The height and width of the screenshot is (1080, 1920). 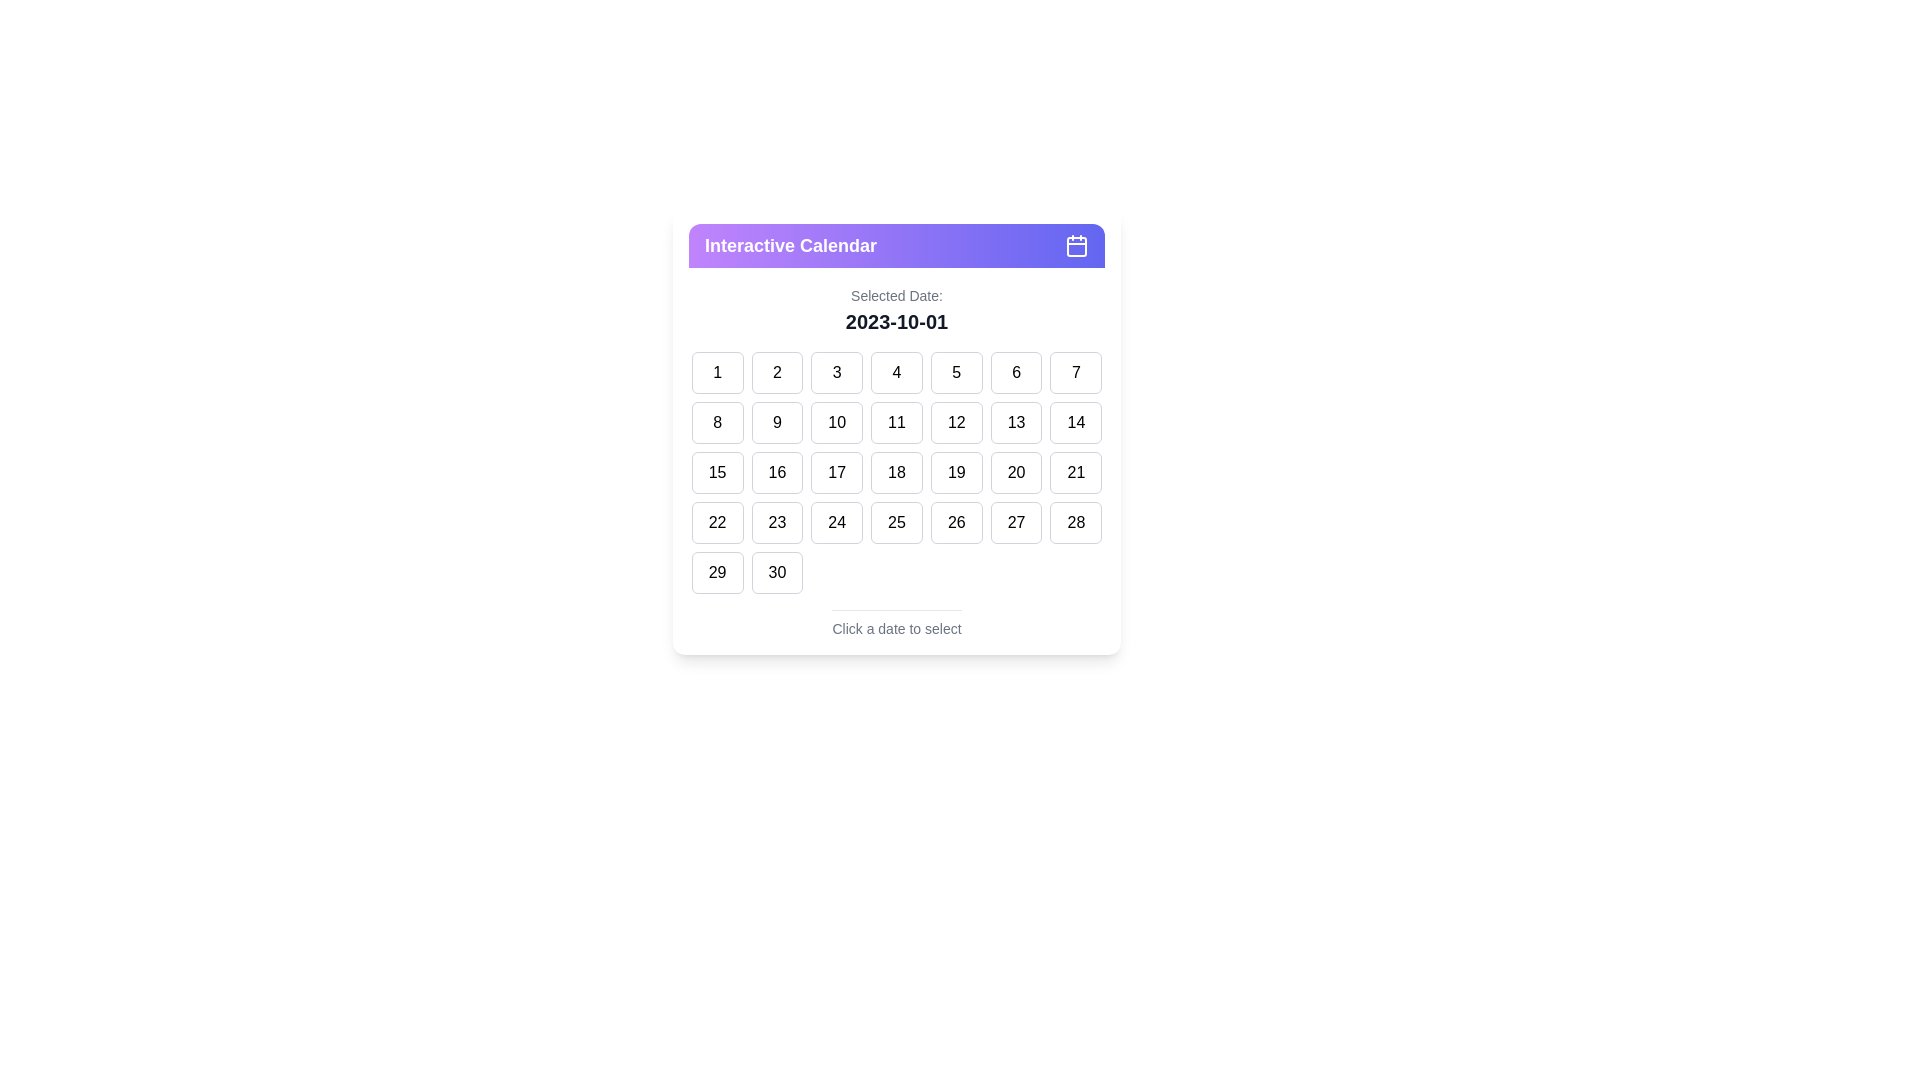 What do you see at coordinates (955, 422) in the screenshot?
I see `the selectable date button representing the 12th in the calendar interface` at bounding box center [955, 422].